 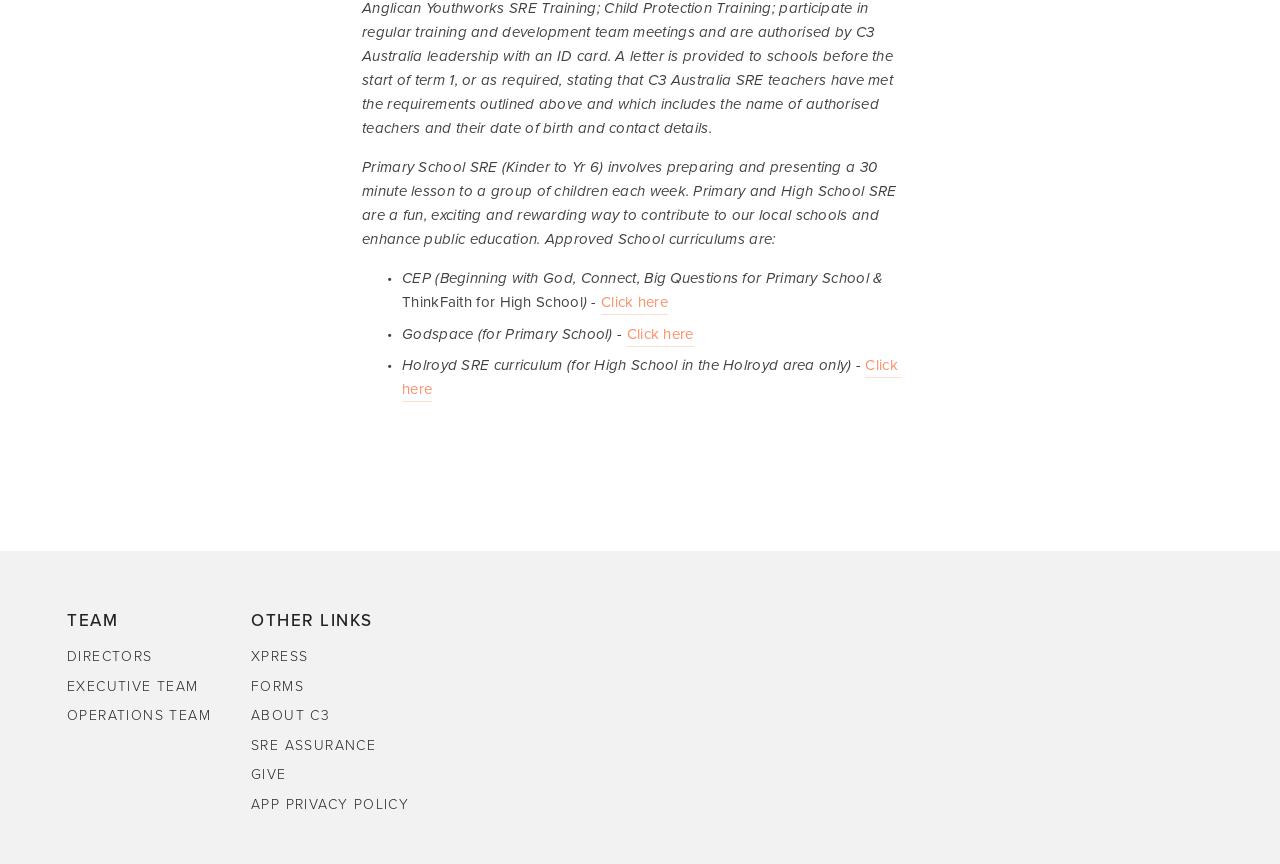 I want to click on 'App Privacy Policy', so click(x=329, y=803).